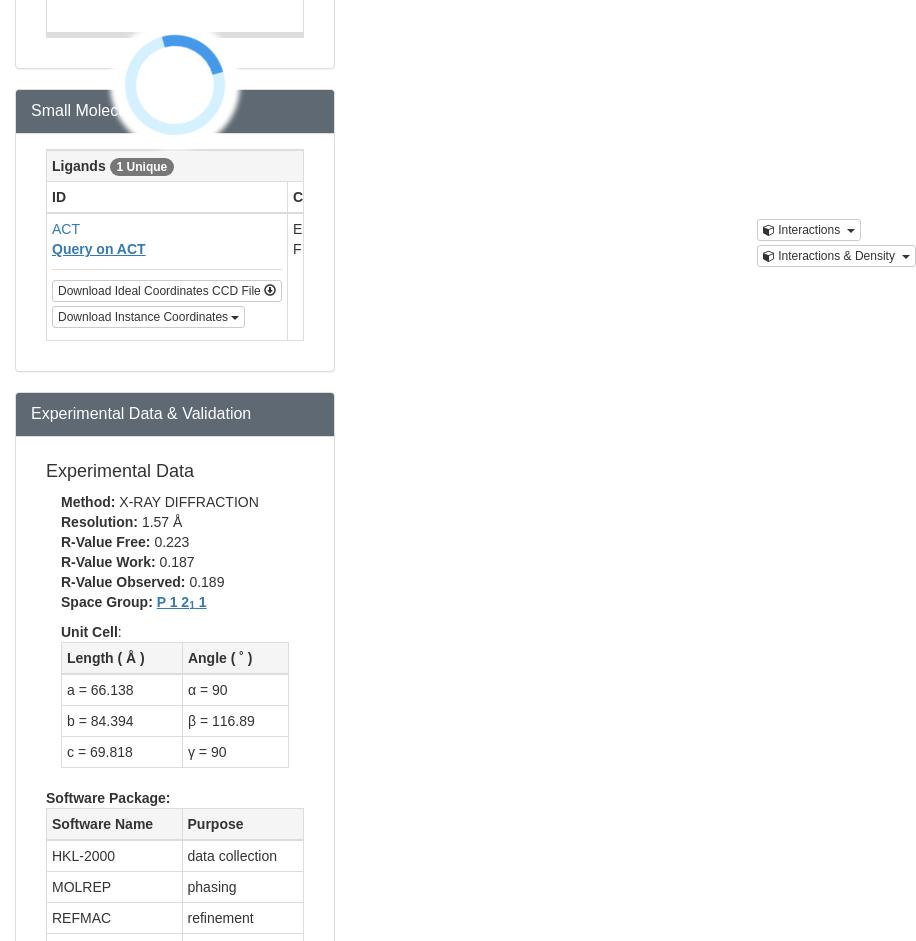 The image size is (916, 941). I want to click on 'Unit Cell', so click(88, 631).